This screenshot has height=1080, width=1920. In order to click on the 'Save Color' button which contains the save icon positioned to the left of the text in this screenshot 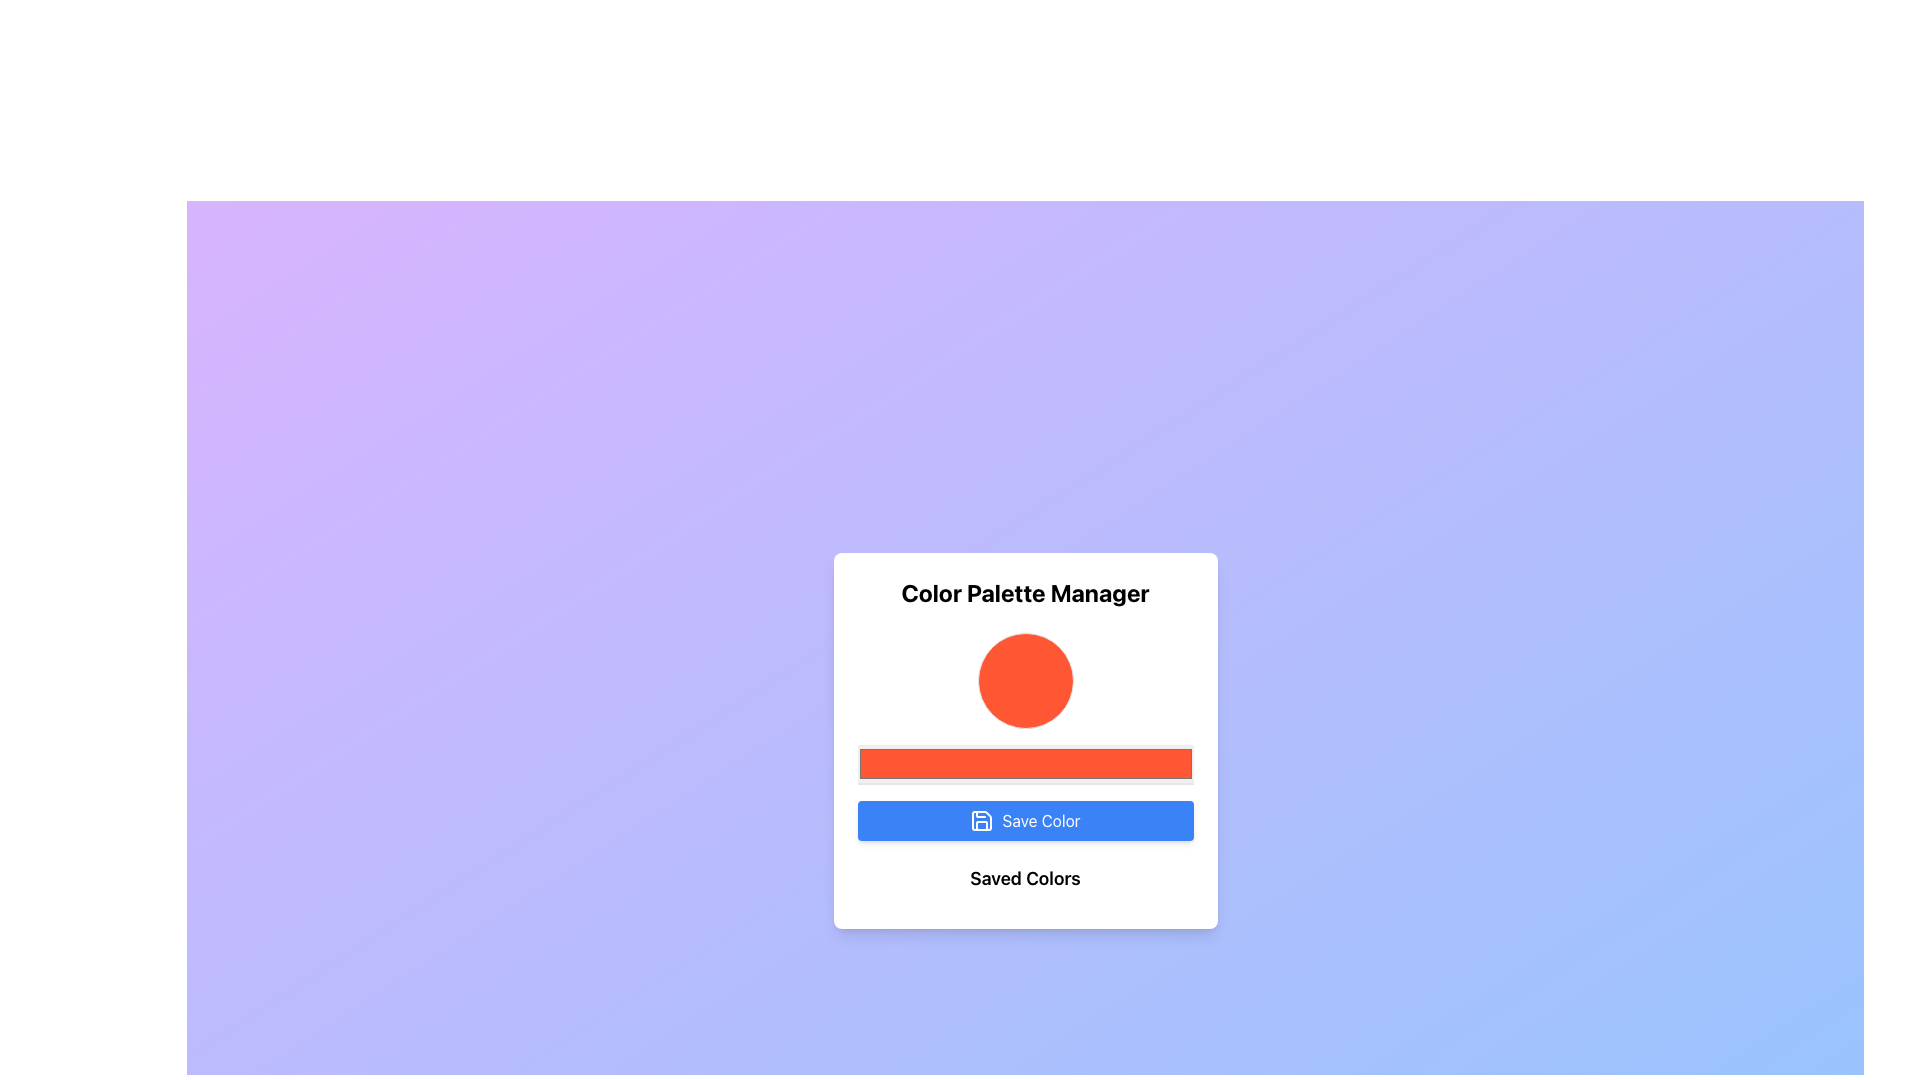, I will do `click(982, 821)`.